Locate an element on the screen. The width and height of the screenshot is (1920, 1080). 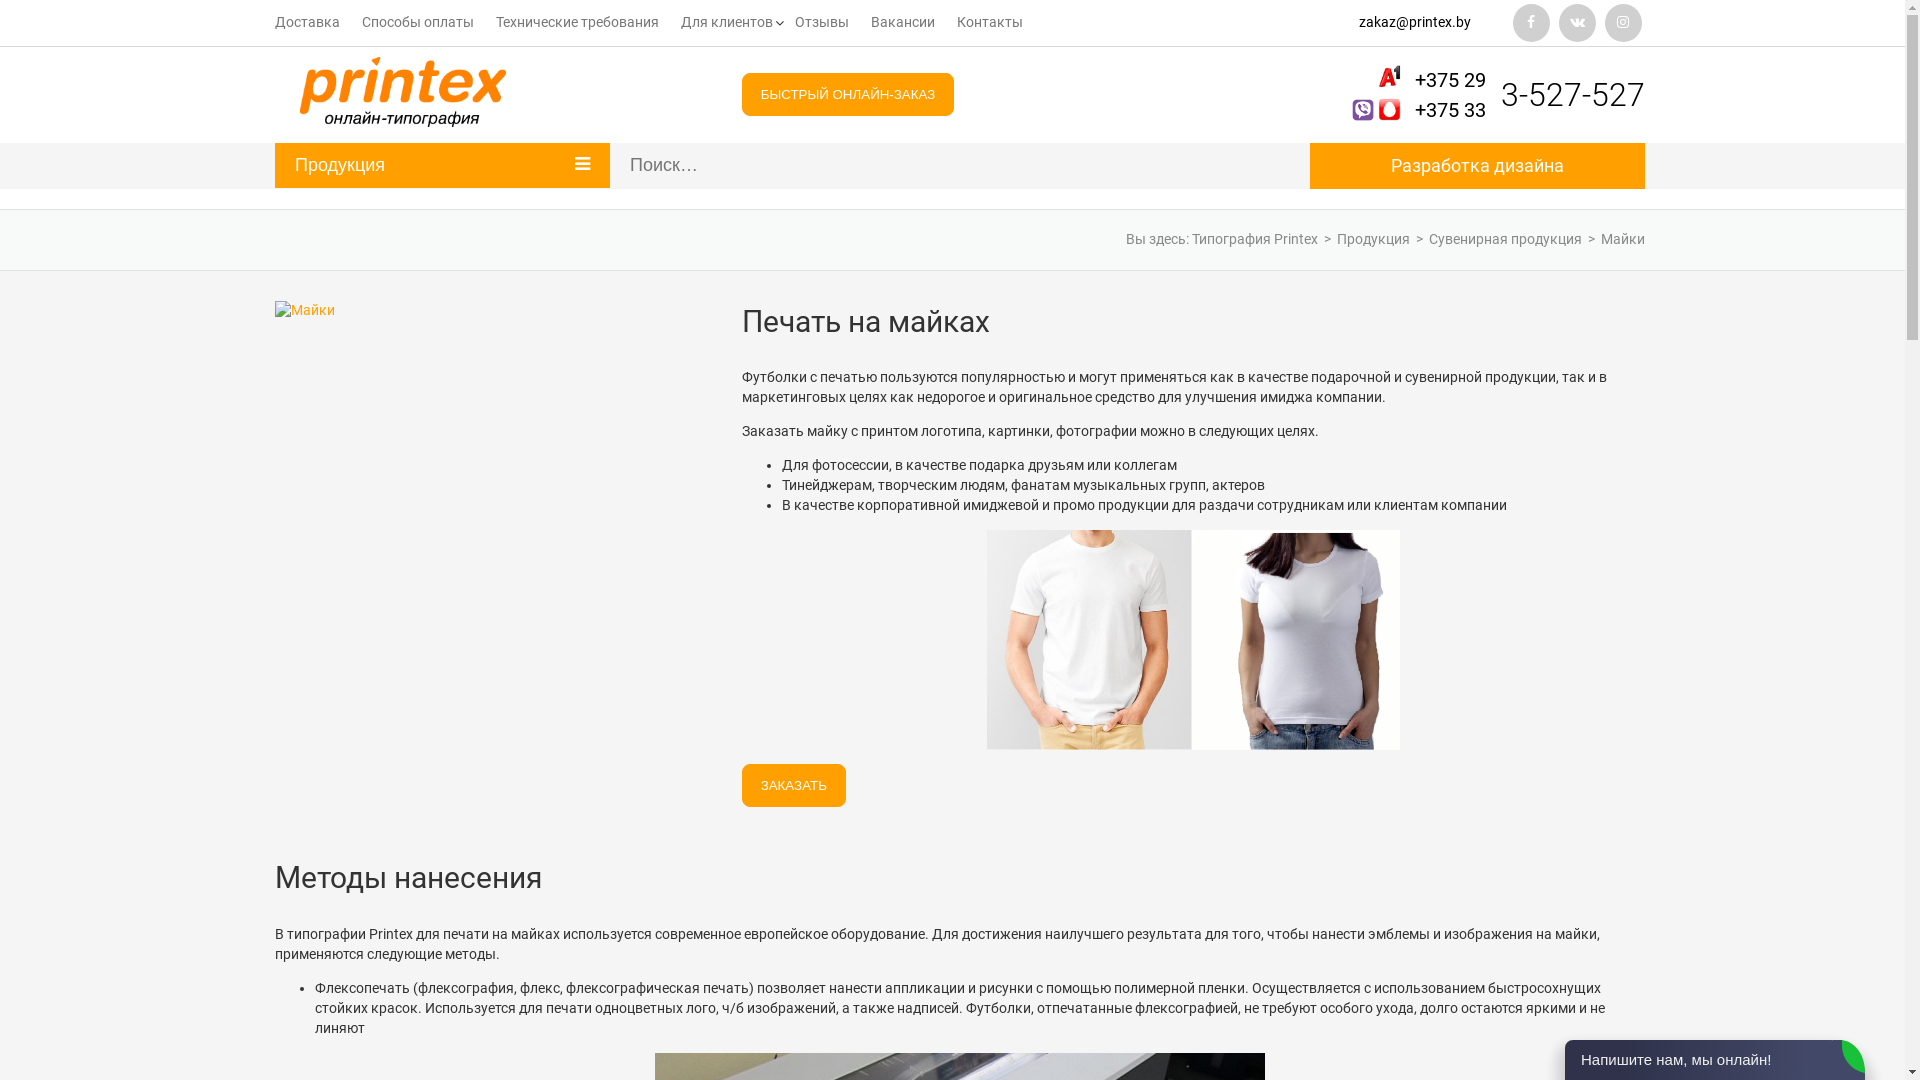
'3-527-527' is located at coordinates (1572, 95).